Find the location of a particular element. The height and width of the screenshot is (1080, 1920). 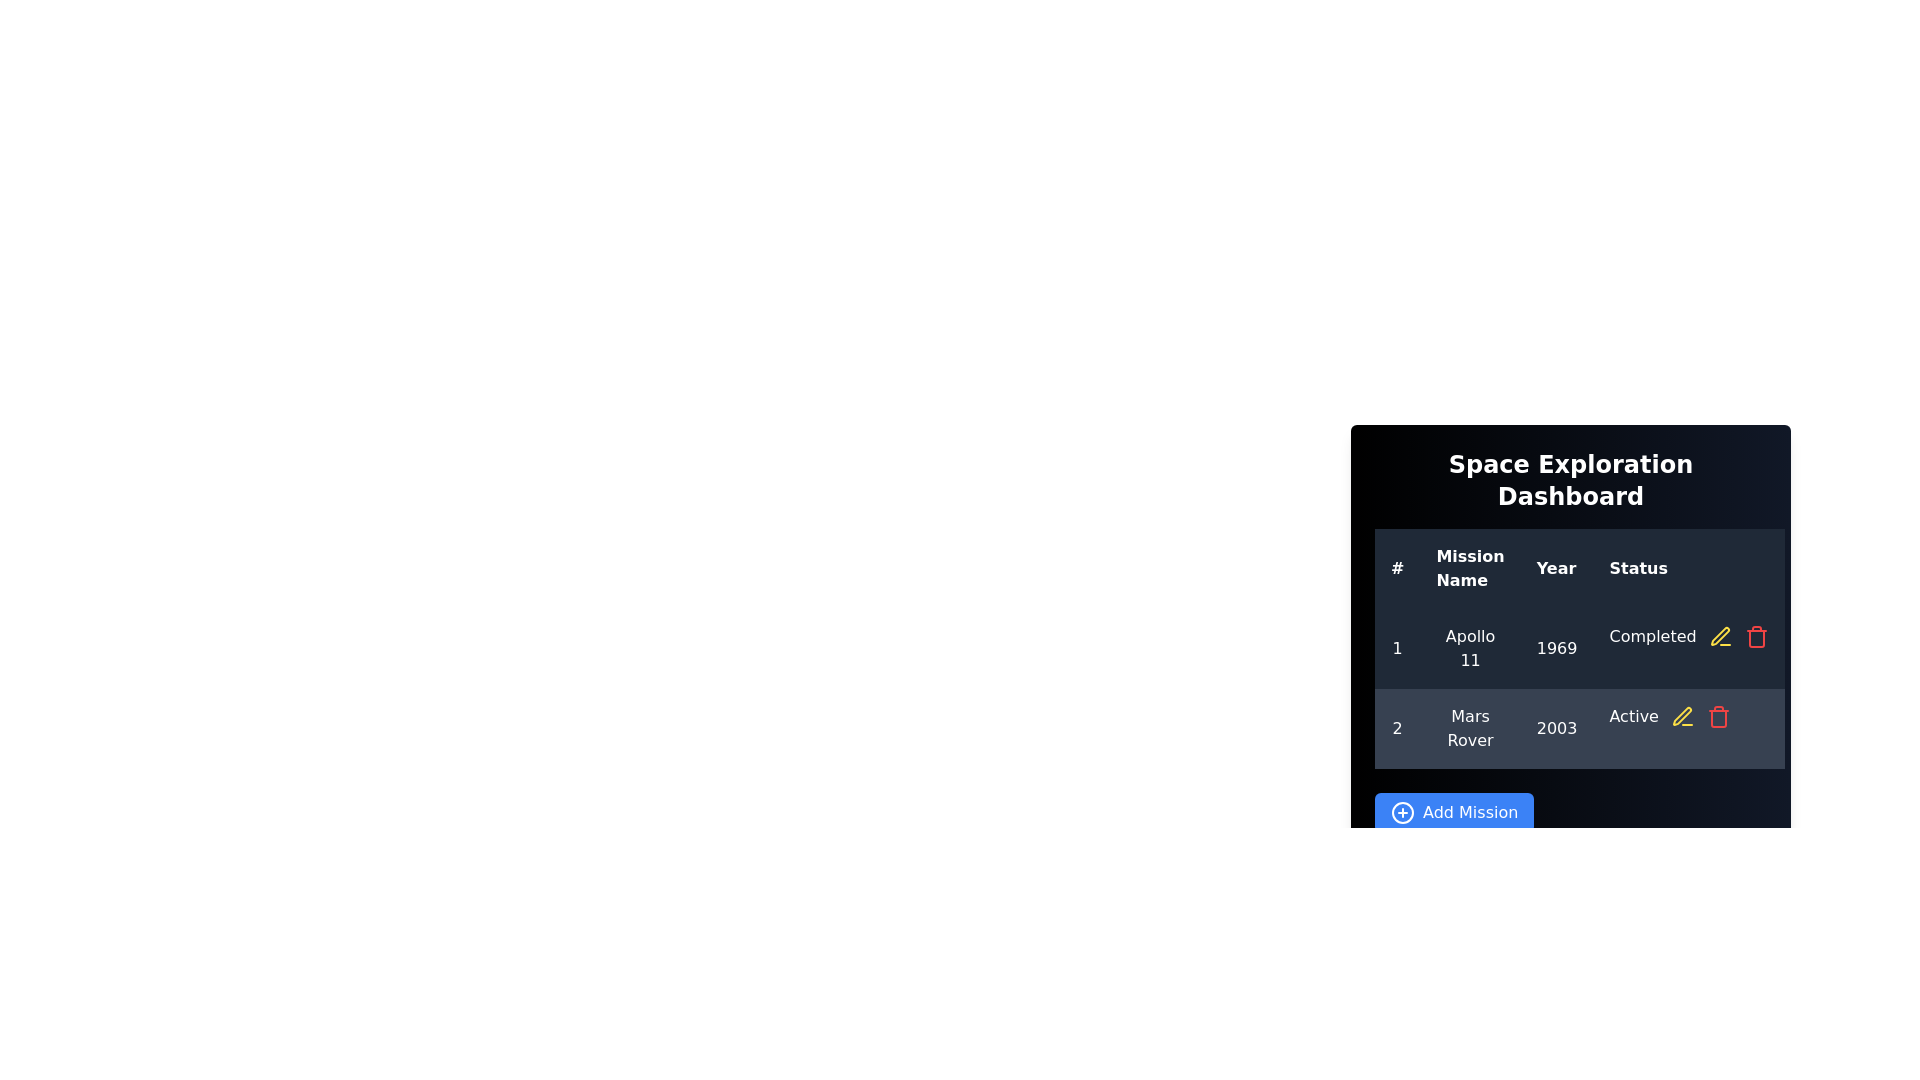

the text label displaying the number '2' in white on a dark background, which is is located at coordinates (1396, 729).